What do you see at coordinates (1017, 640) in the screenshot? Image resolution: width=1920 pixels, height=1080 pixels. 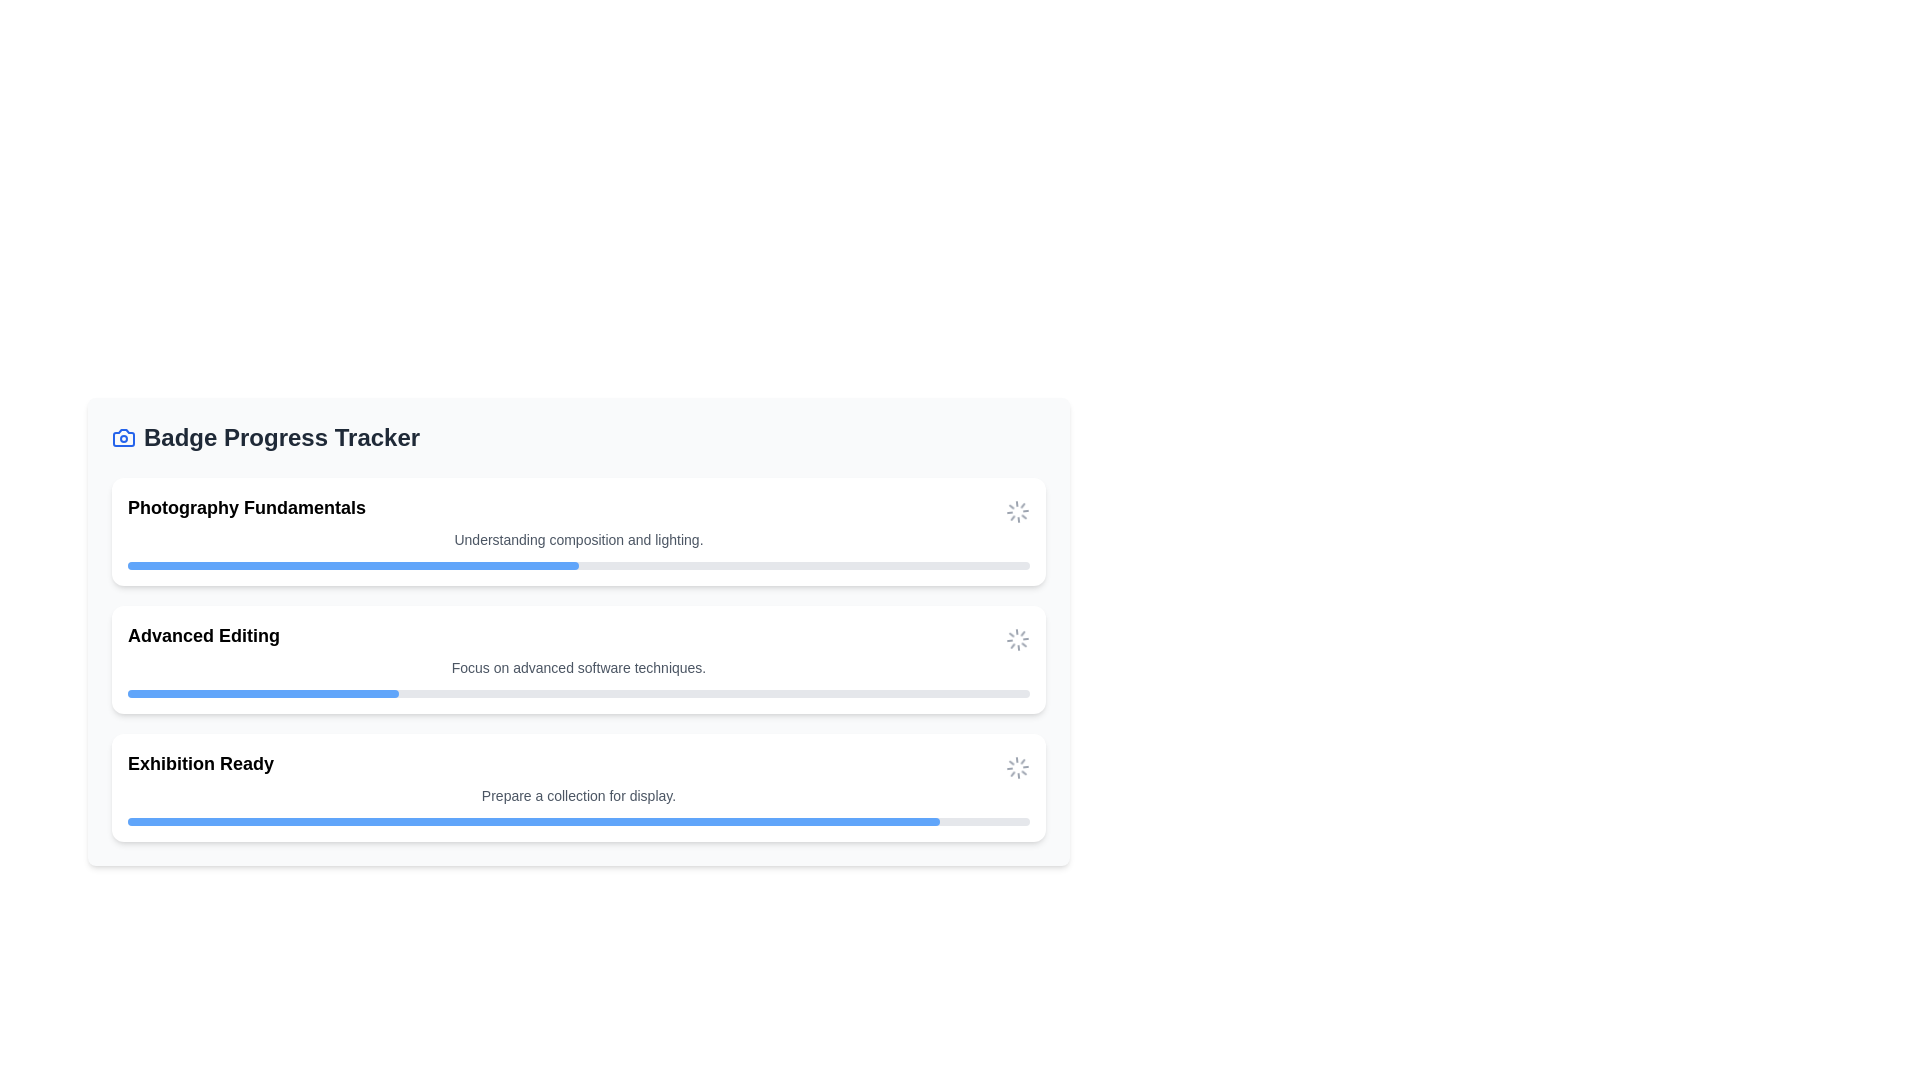 I see `the spinning animation of the Loader Animation Icon located under the 'Advanced Editing' section, positioned at the far right next to the progress bar` at bounding box center [1017, 640].